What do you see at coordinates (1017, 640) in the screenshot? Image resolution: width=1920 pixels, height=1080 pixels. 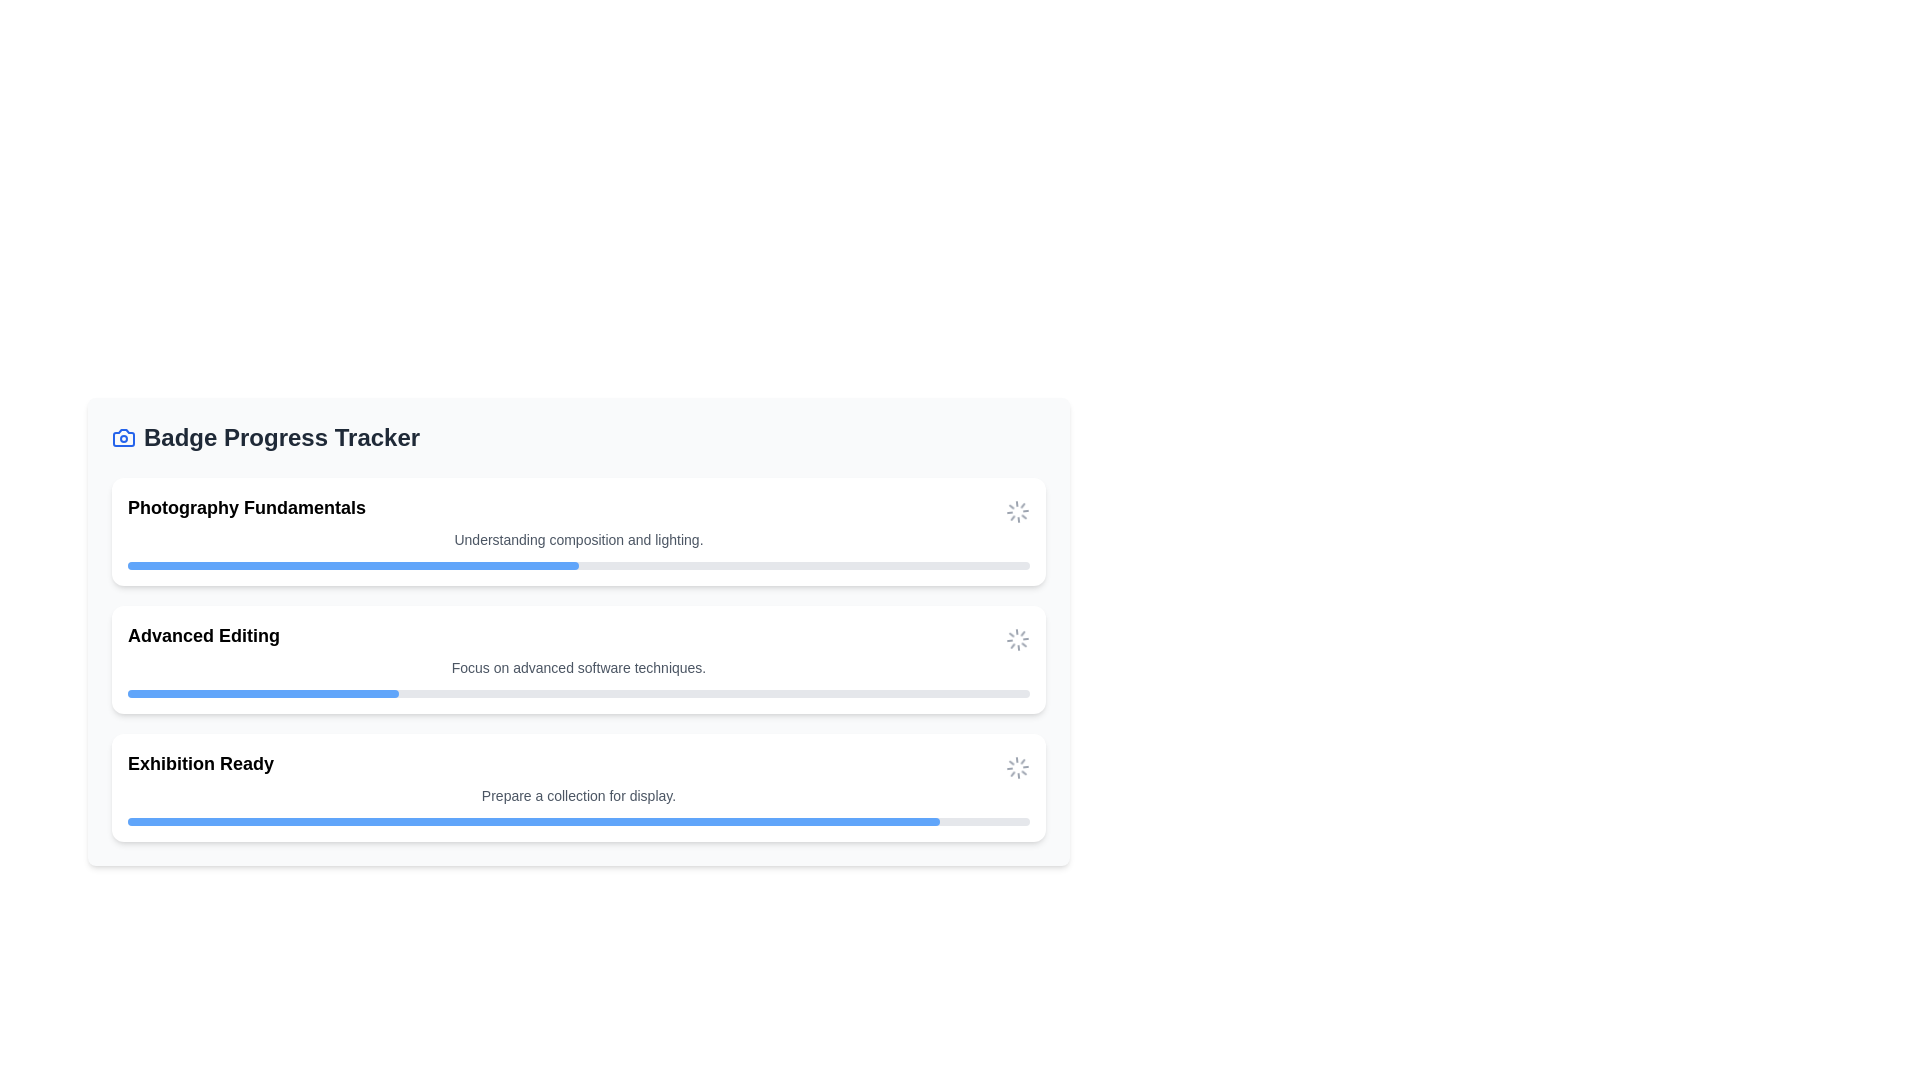 I see `the spinning animation of the Loader Animation Icon located under the 'Advanced Editing' section, positioned at the far right next to the progress bar` at bounding box center [1017, 640].